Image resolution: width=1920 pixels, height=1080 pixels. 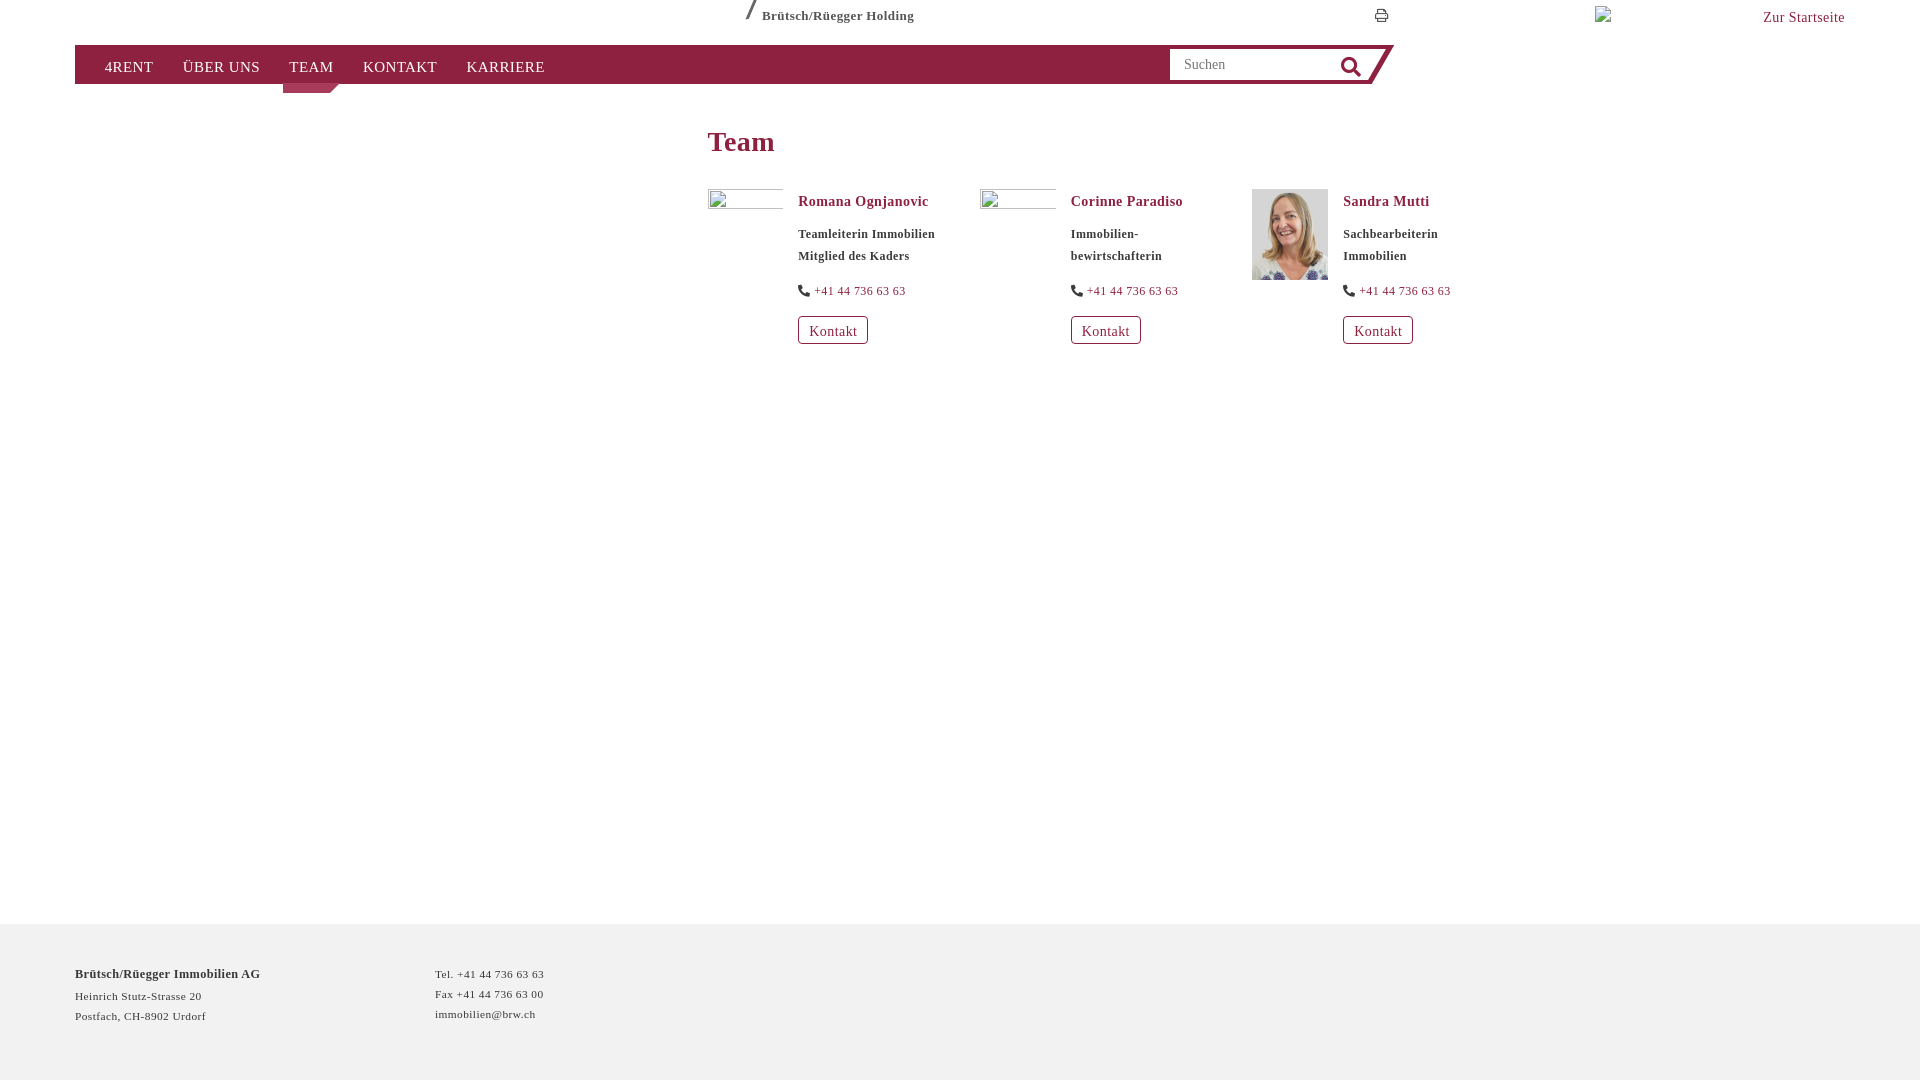 I want to click on 'Kontakt', so click(x=1343, y=329).